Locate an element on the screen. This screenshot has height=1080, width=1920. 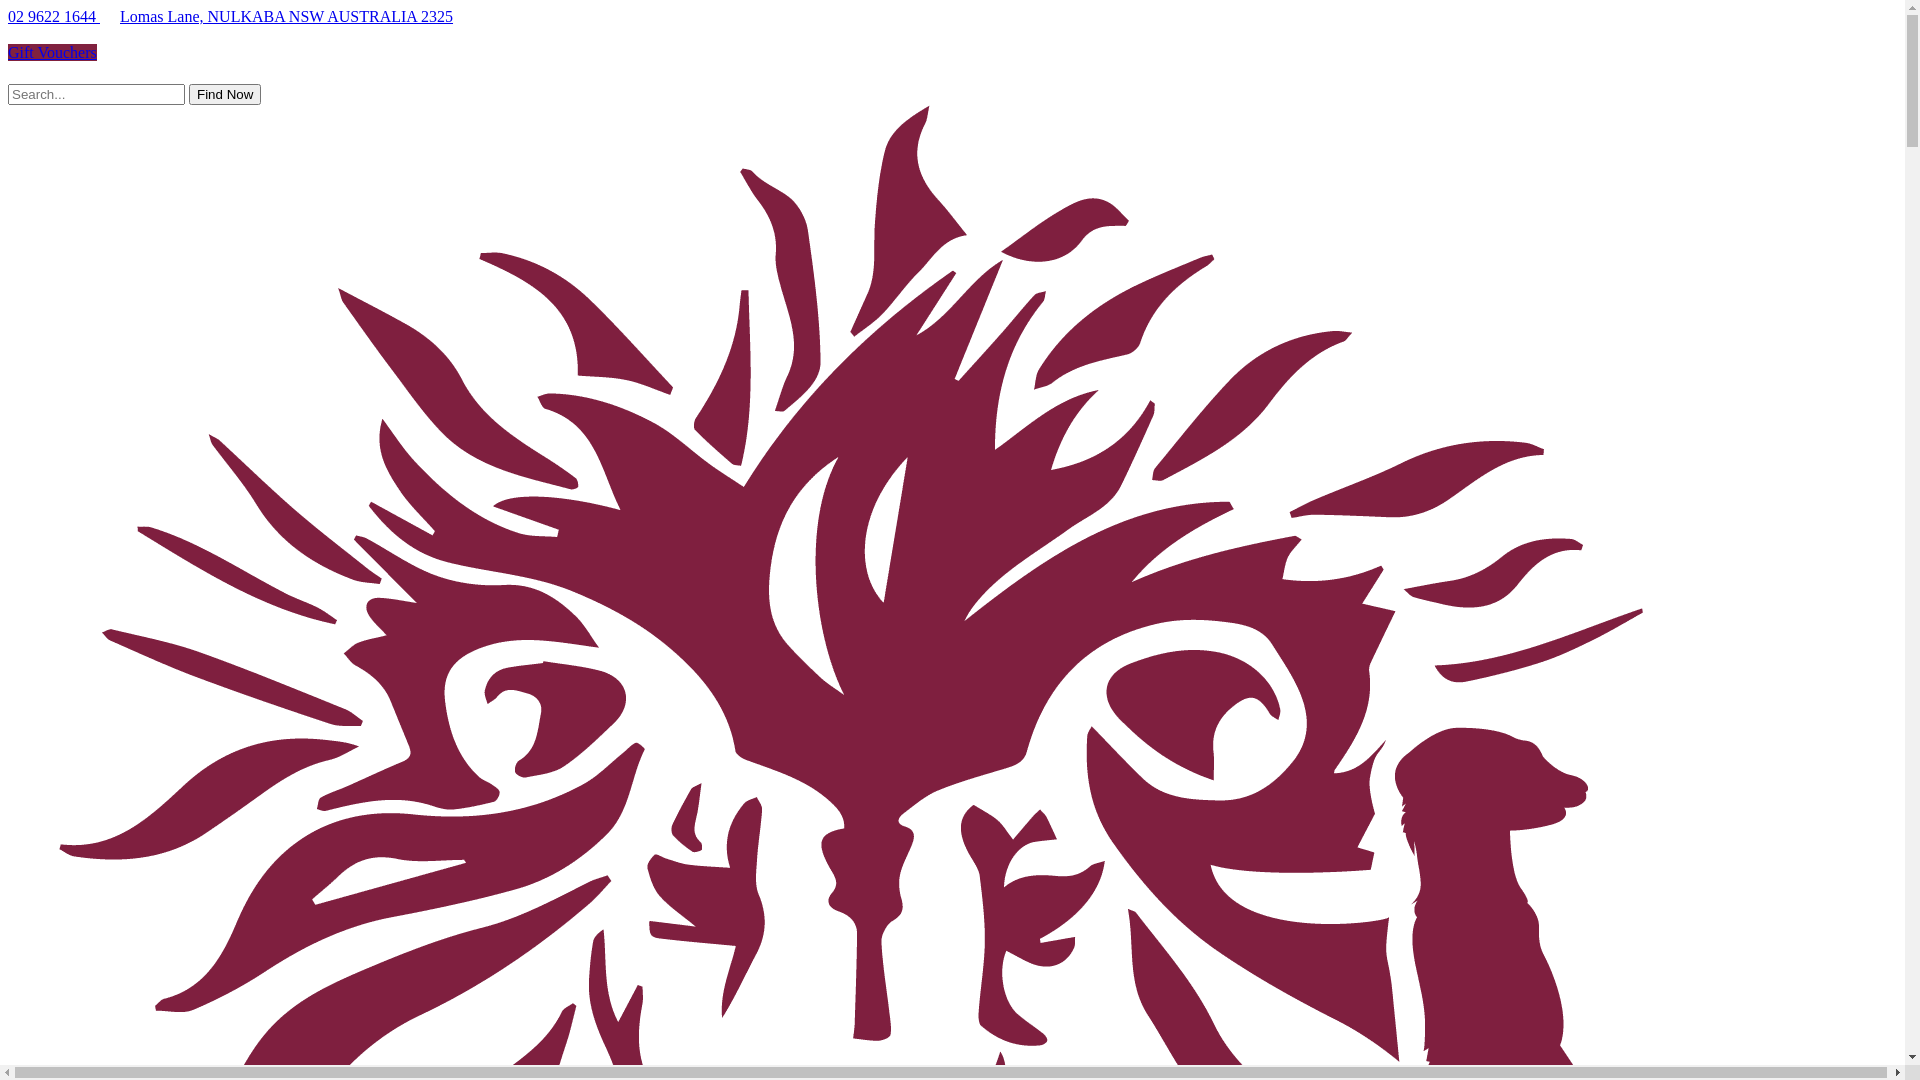
'Find Now' is located at coordinates (225, 94).